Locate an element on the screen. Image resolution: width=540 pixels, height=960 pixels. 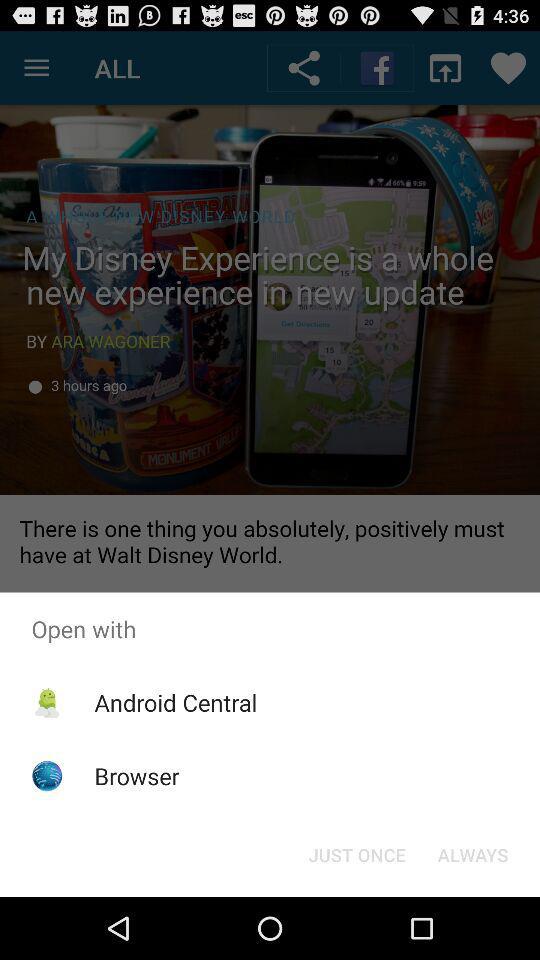
the item to the right of the just once item is located at coordinates (472, 853).